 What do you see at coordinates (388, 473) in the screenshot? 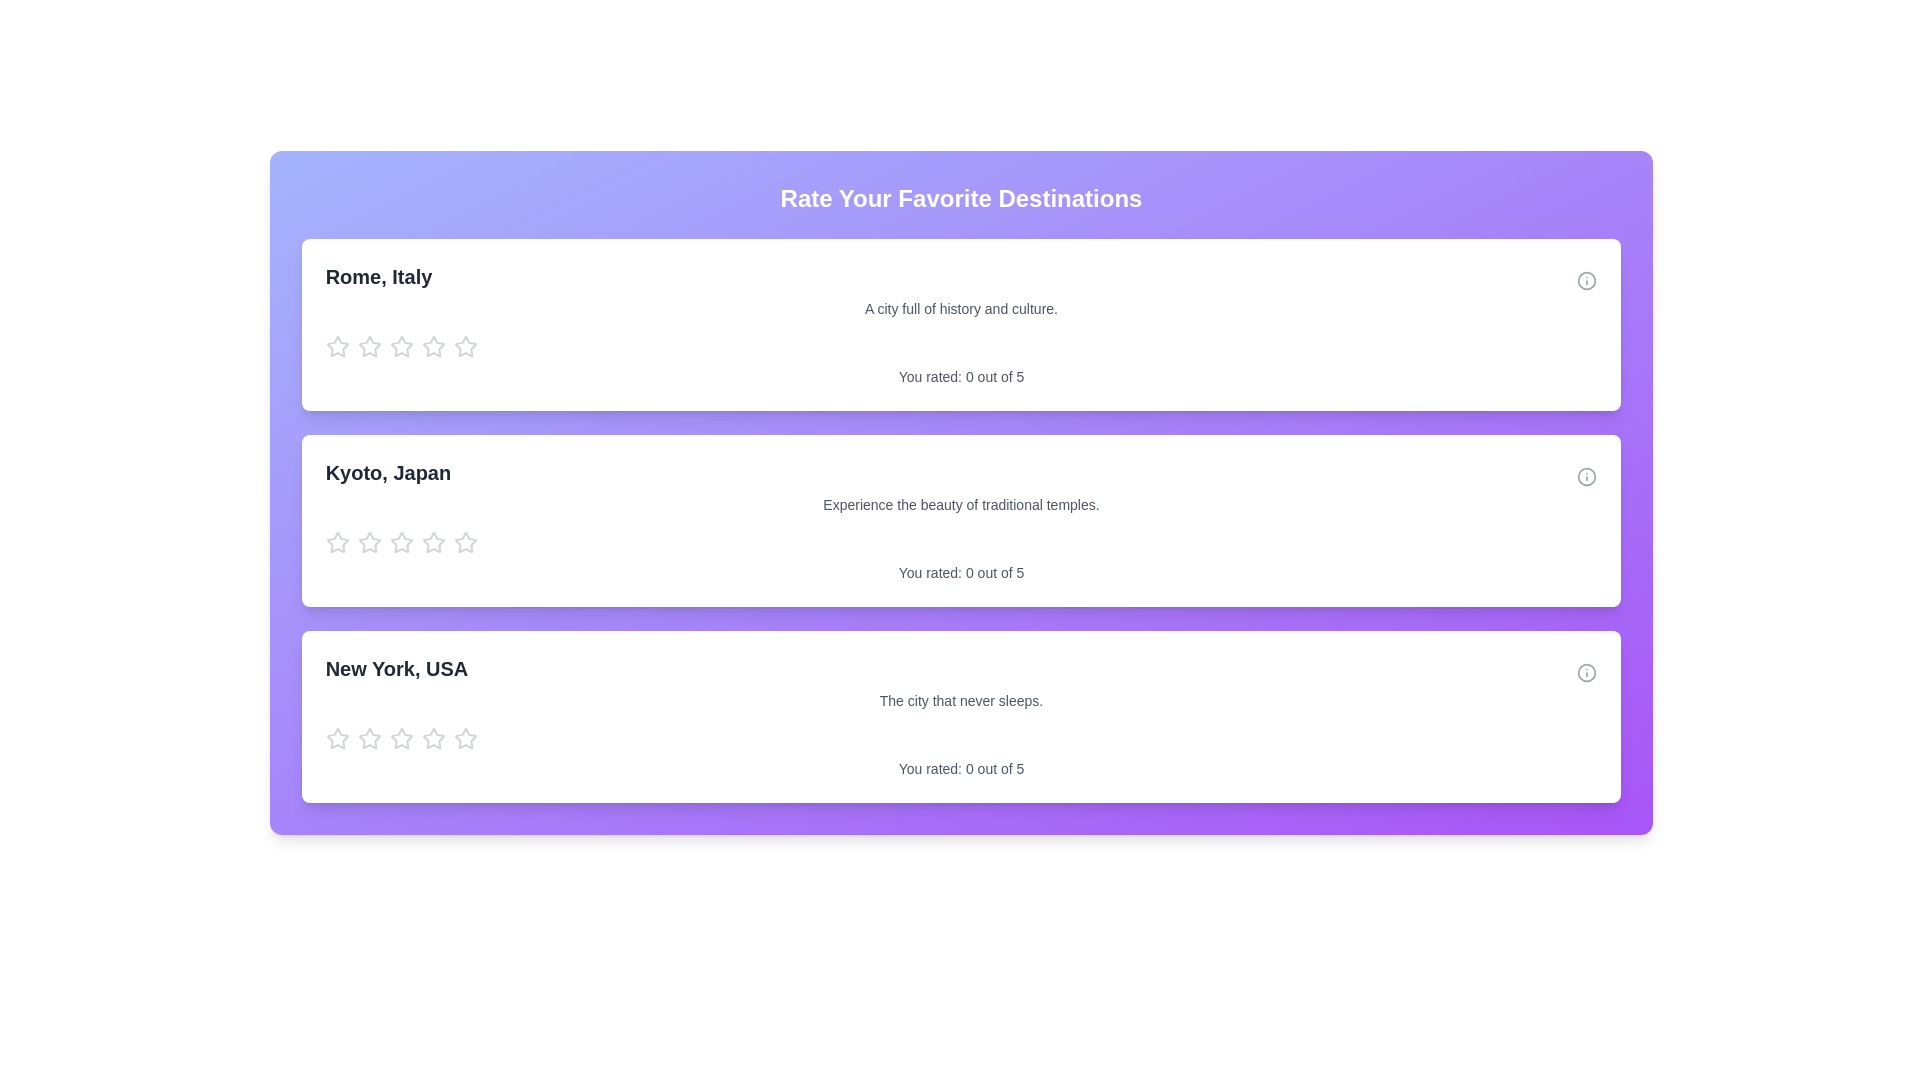
I see `text label displaying 'Kyoto, Japan', which is bold and prominently styled, located in the second section of a vertically stacked list of destinations` at bounding box center [388, 473].